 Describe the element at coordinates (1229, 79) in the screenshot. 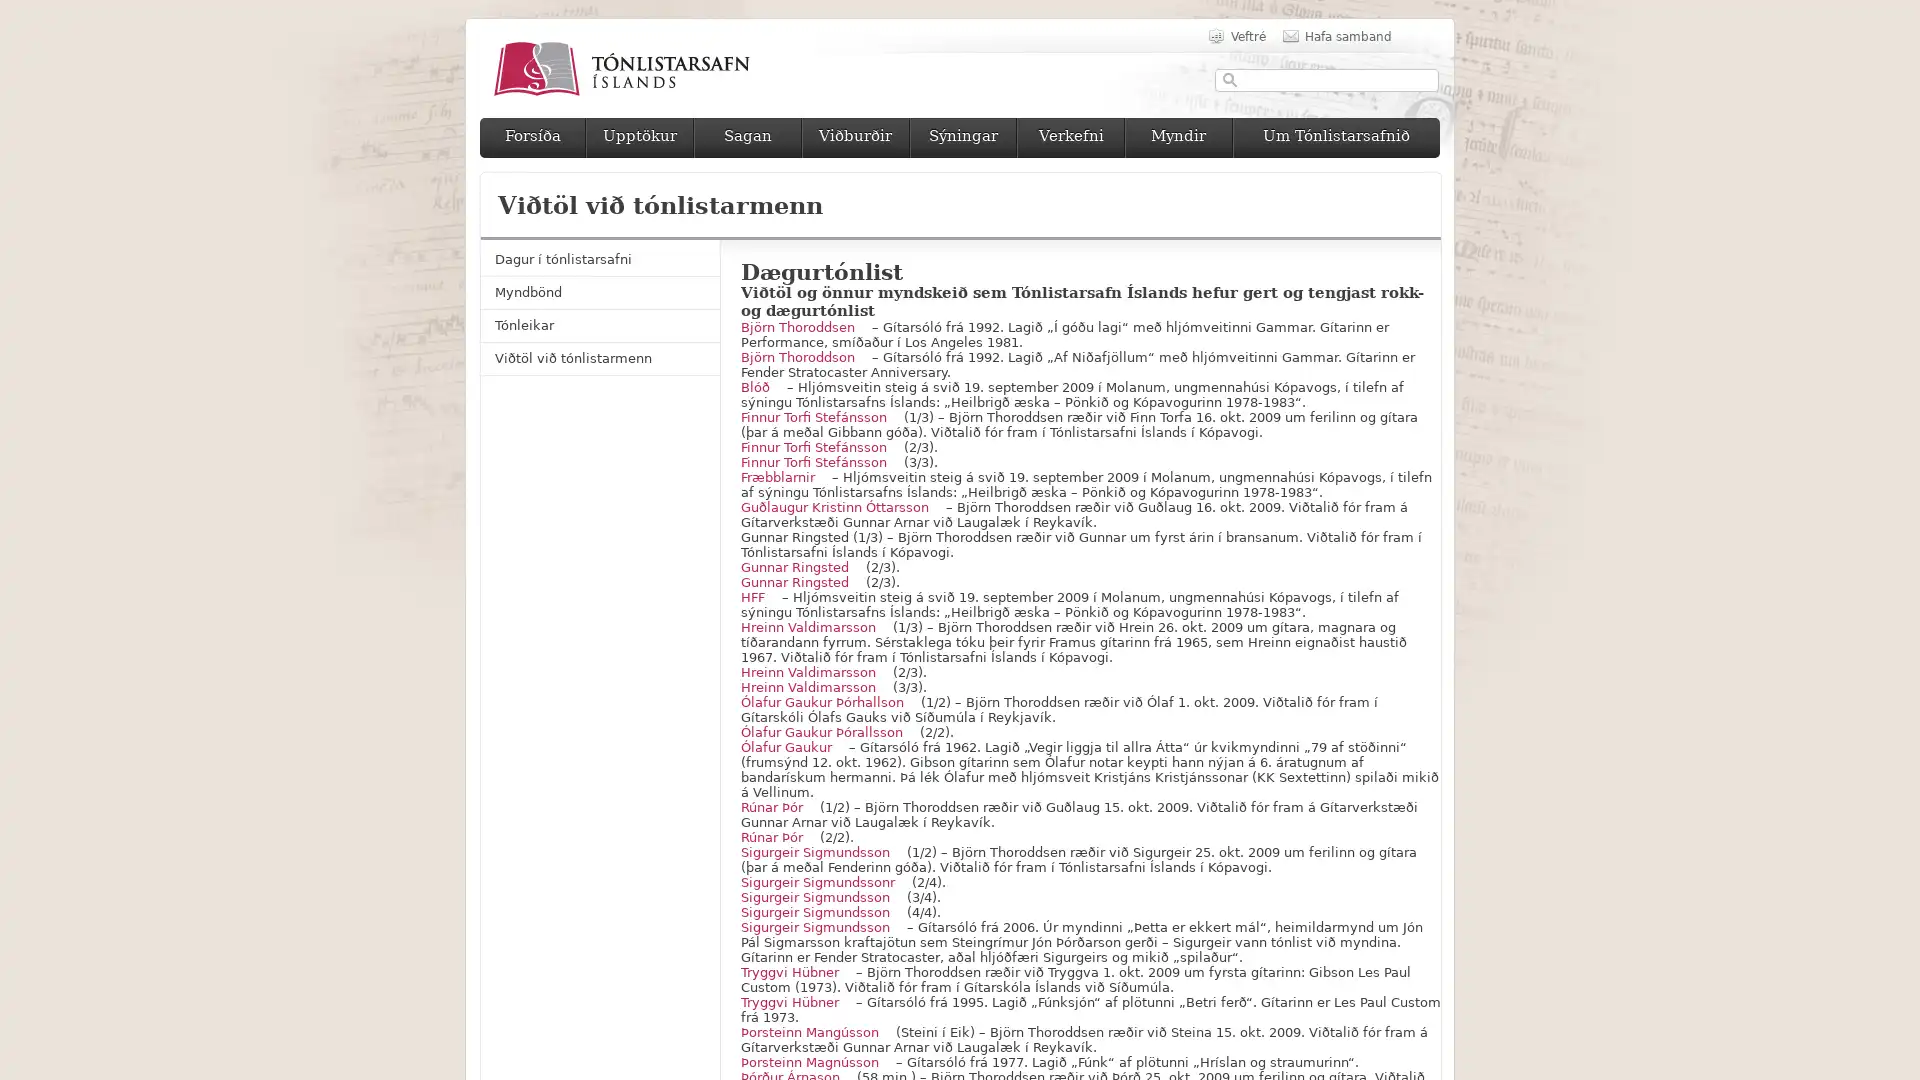

I see `Leita` at that location.